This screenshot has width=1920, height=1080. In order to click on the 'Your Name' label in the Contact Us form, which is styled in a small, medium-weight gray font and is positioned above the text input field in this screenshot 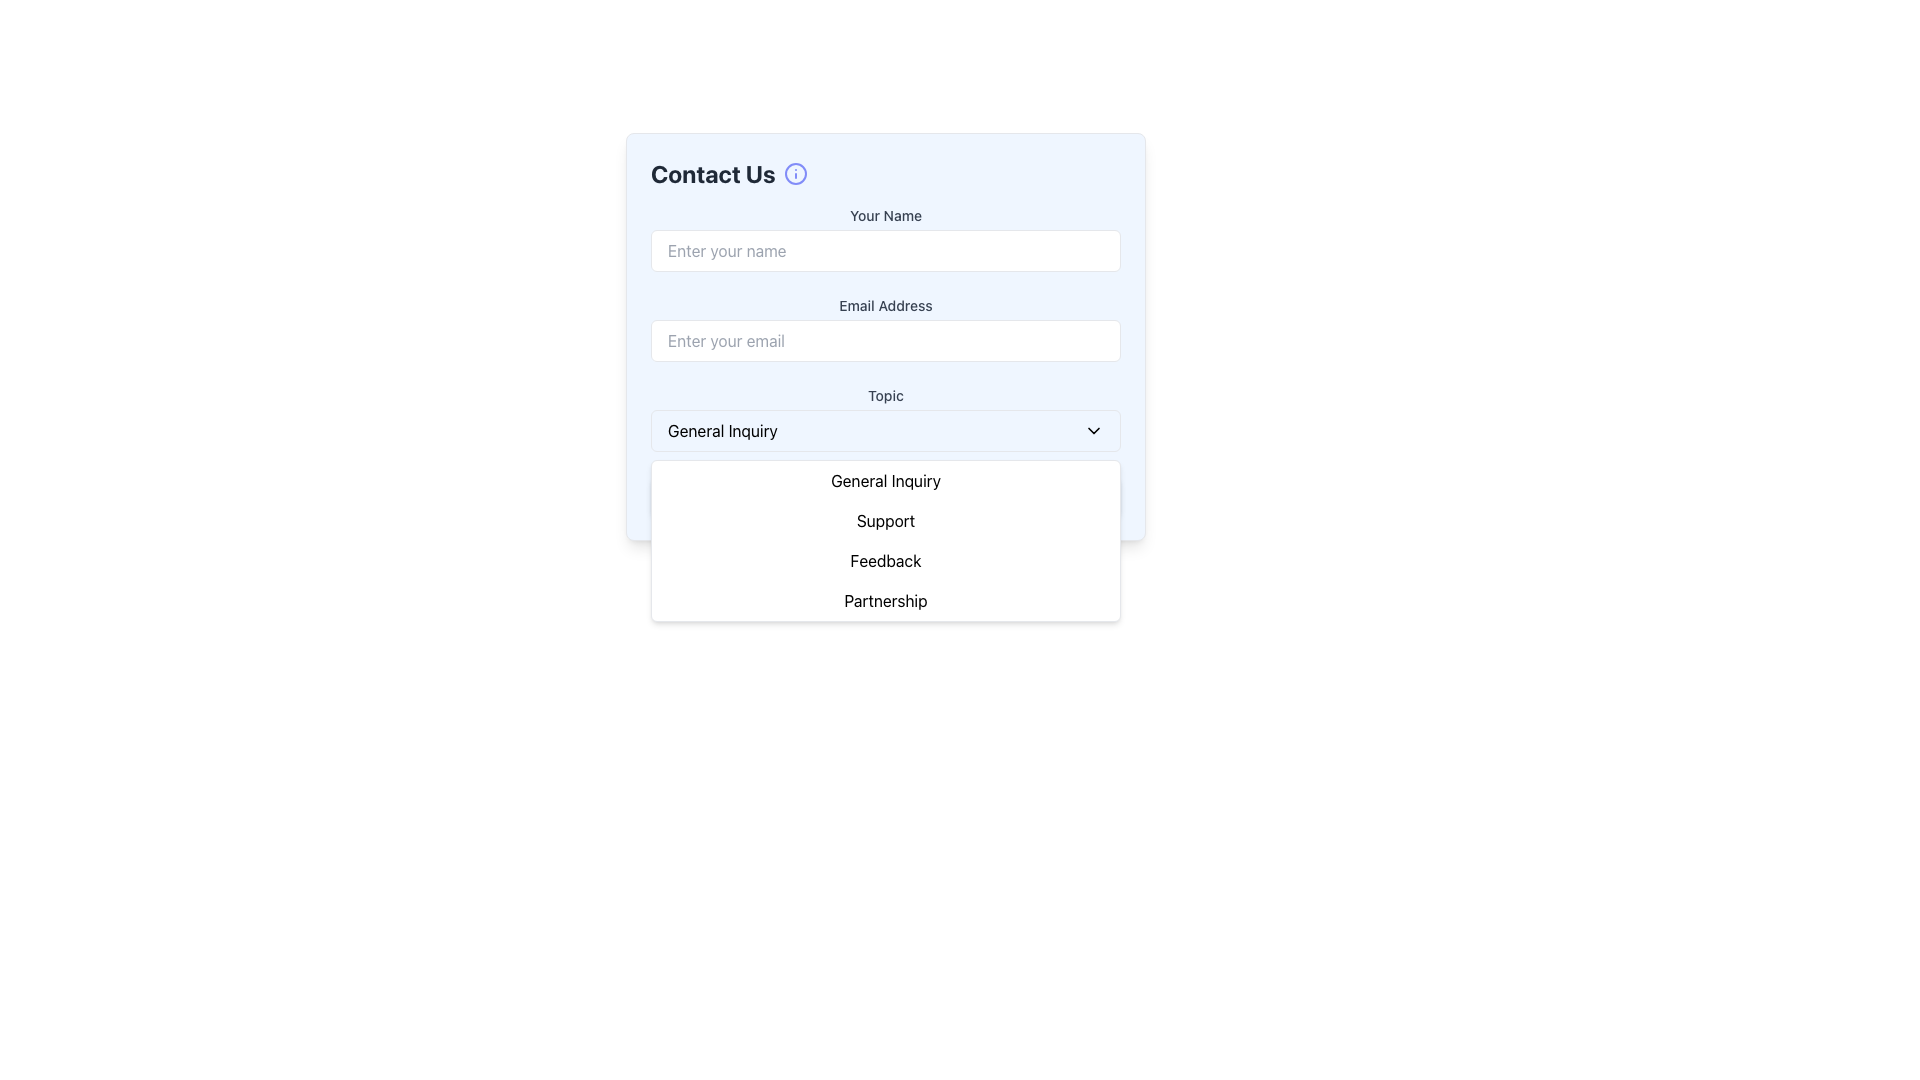, I will do `click(885, 216)`.